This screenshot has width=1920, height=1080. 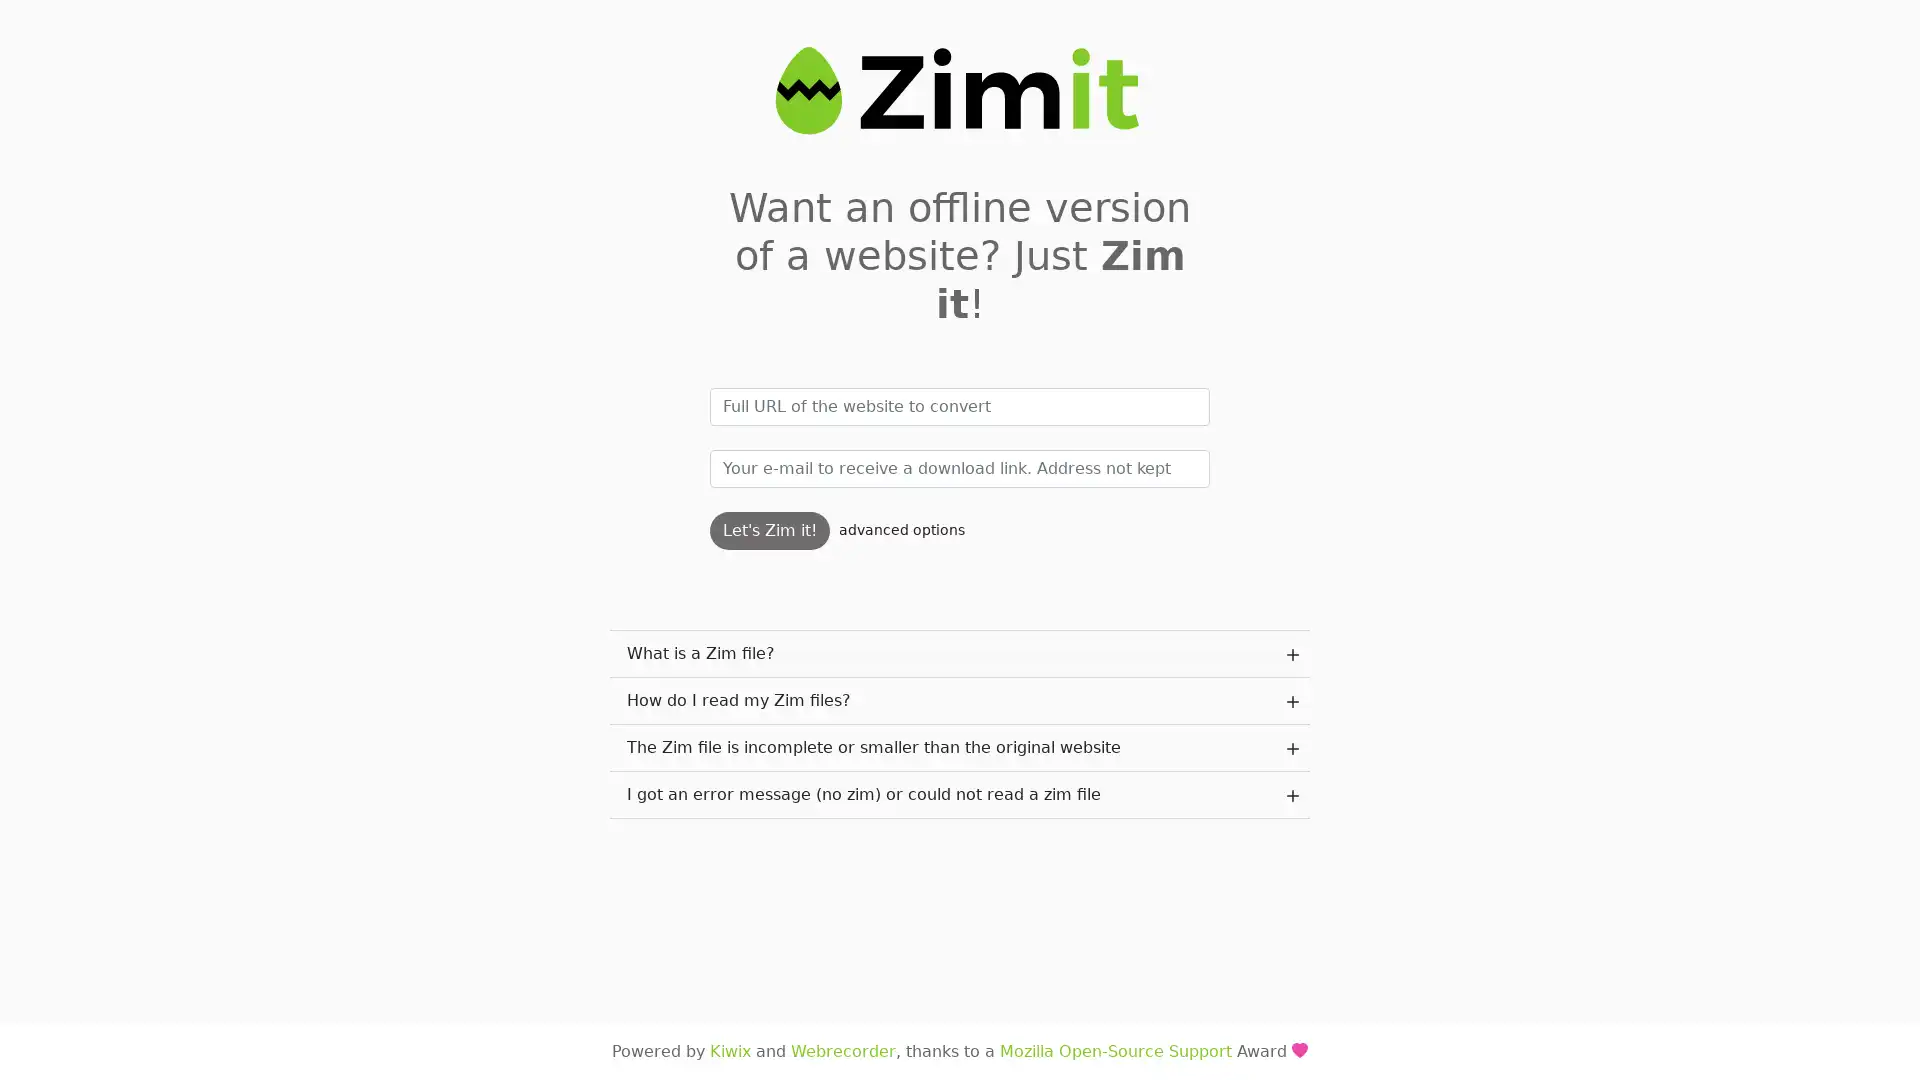 What do you see at coordinates (901, 529) in the screenshot?
I see `advanced options` at bounding box center [901, 529].